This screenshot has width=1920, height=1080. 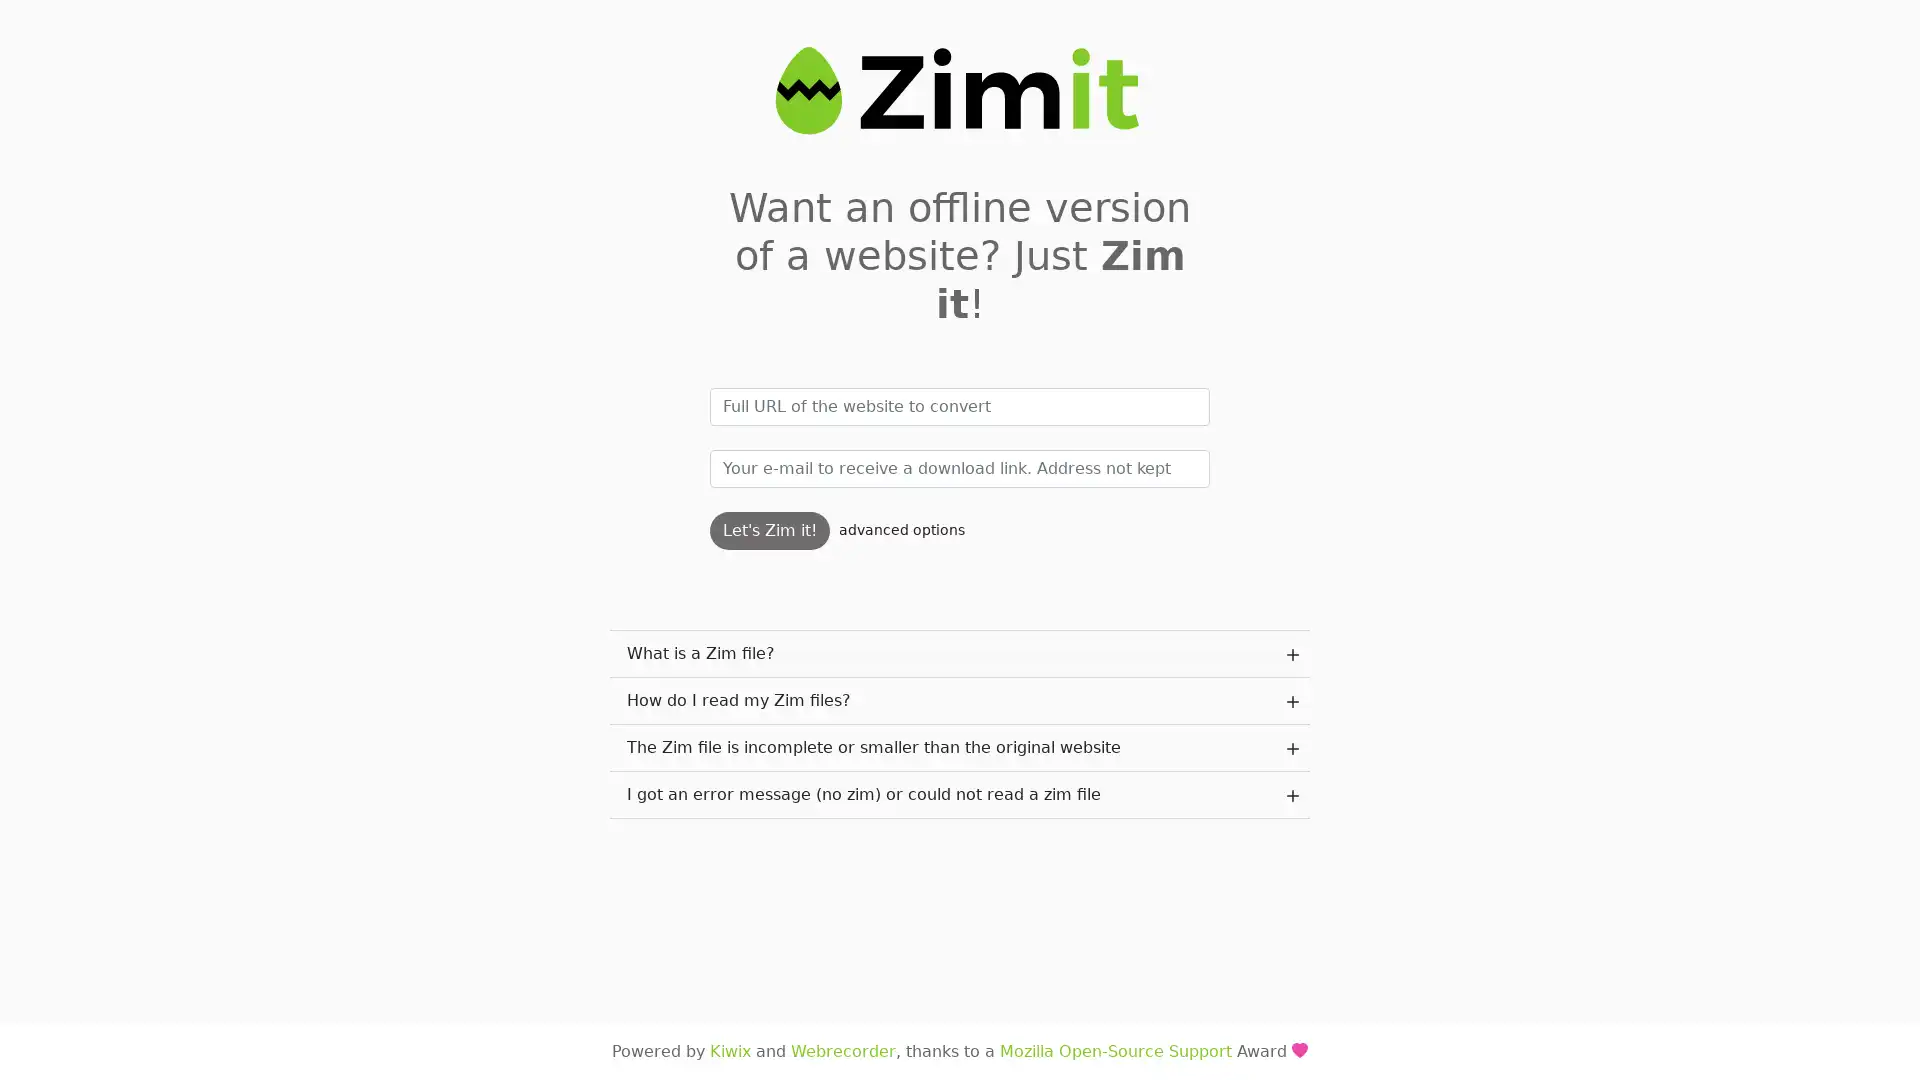 What do you see at coordinates (901, 529) in the screenshot?
I see `advanced options` at bounding box center [901, 529].